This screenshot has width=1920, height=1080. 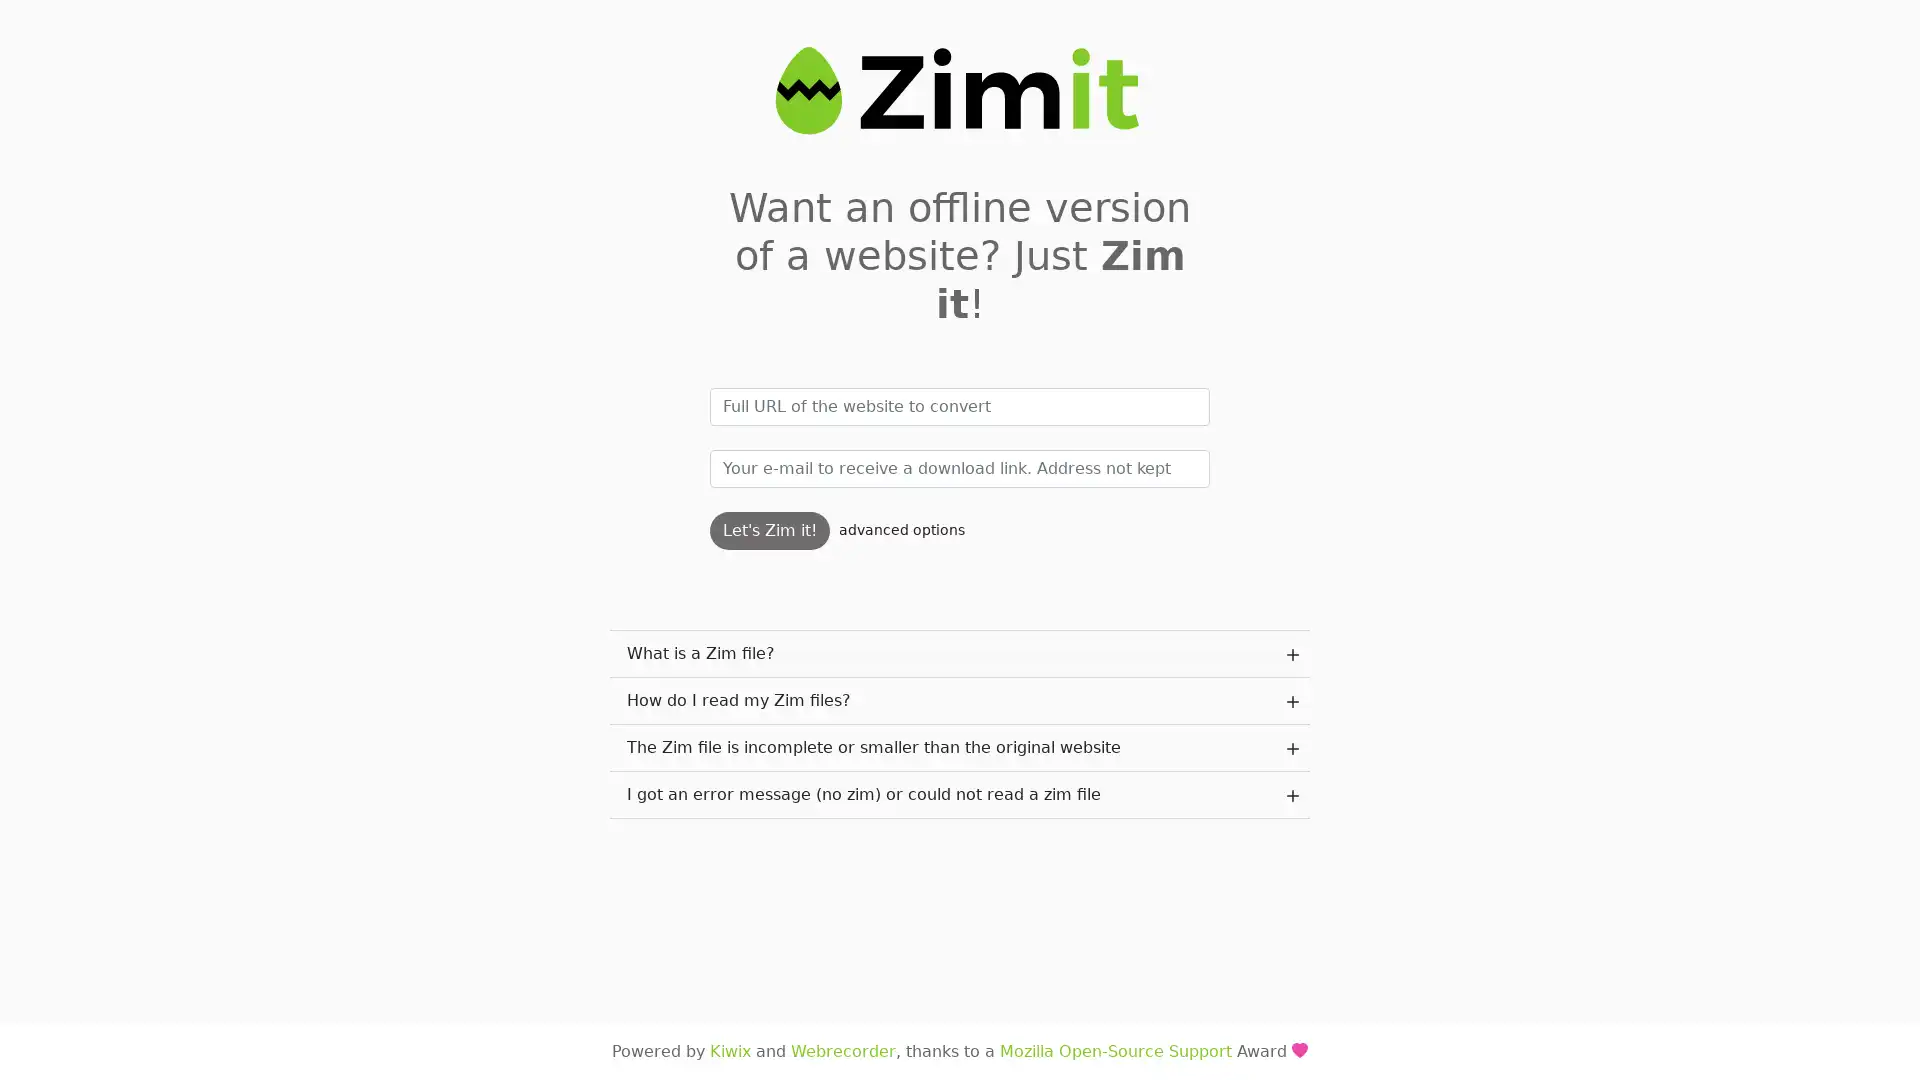 What do you see at coordinates (901, 529) in the screenshot?
I see `advanced options` at bounding box center [901, 529].